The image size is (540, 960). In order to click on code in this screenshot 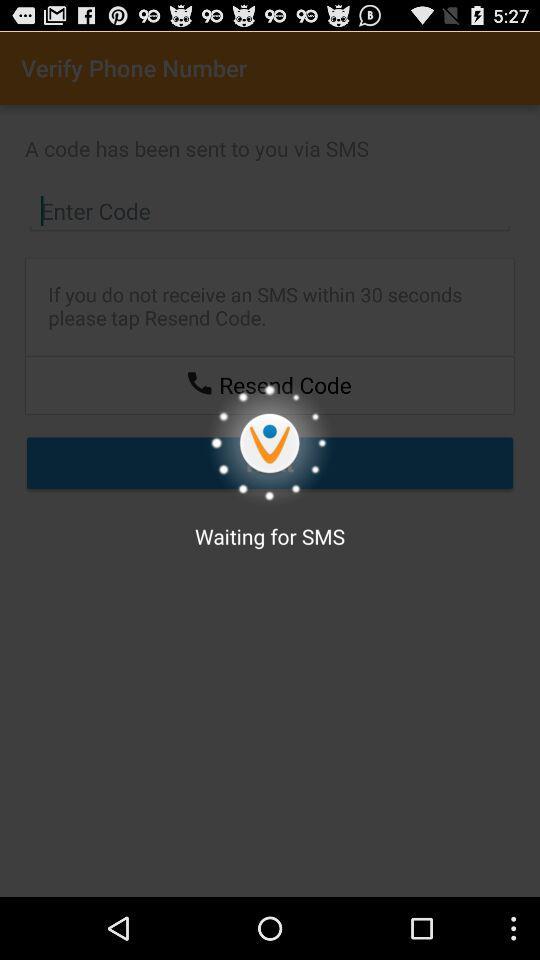, I will do `click(270, 211)`.